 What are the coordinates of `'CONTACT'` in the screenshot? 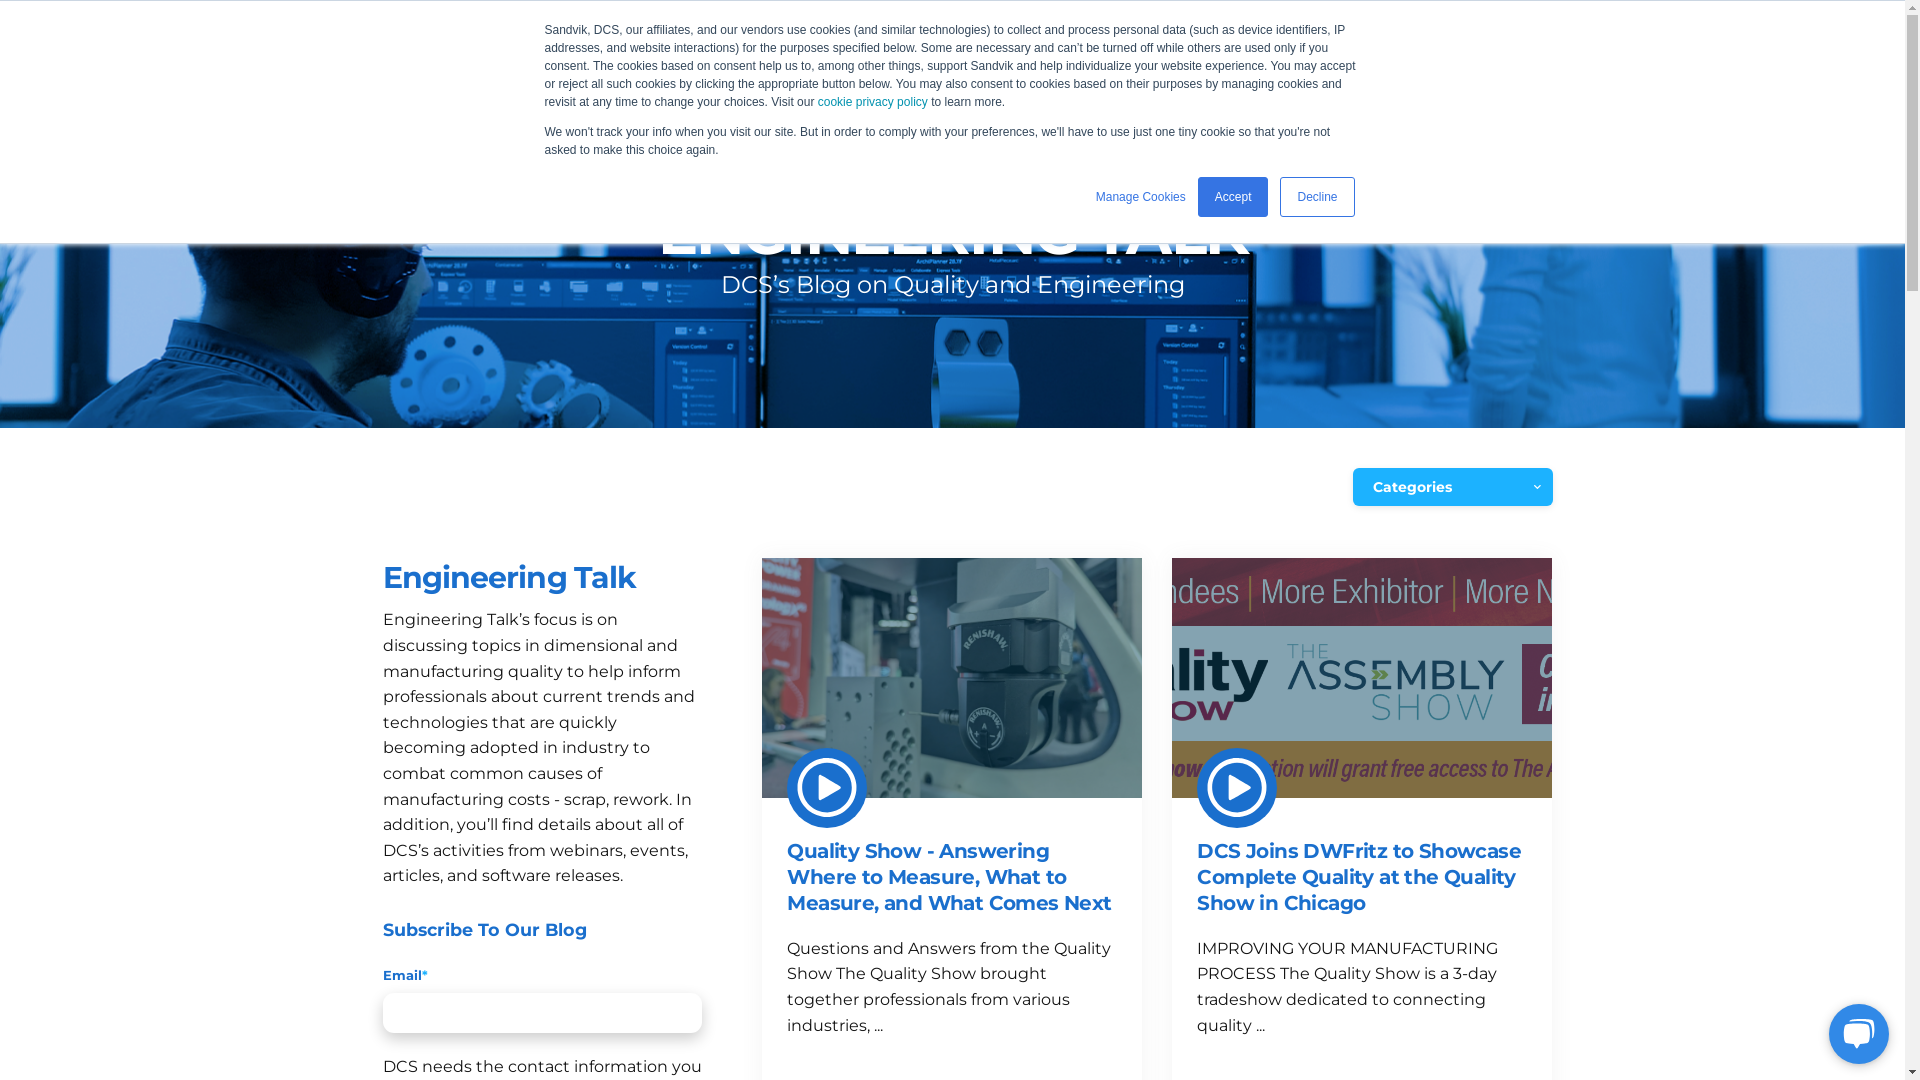 It's located at (1202, 19).